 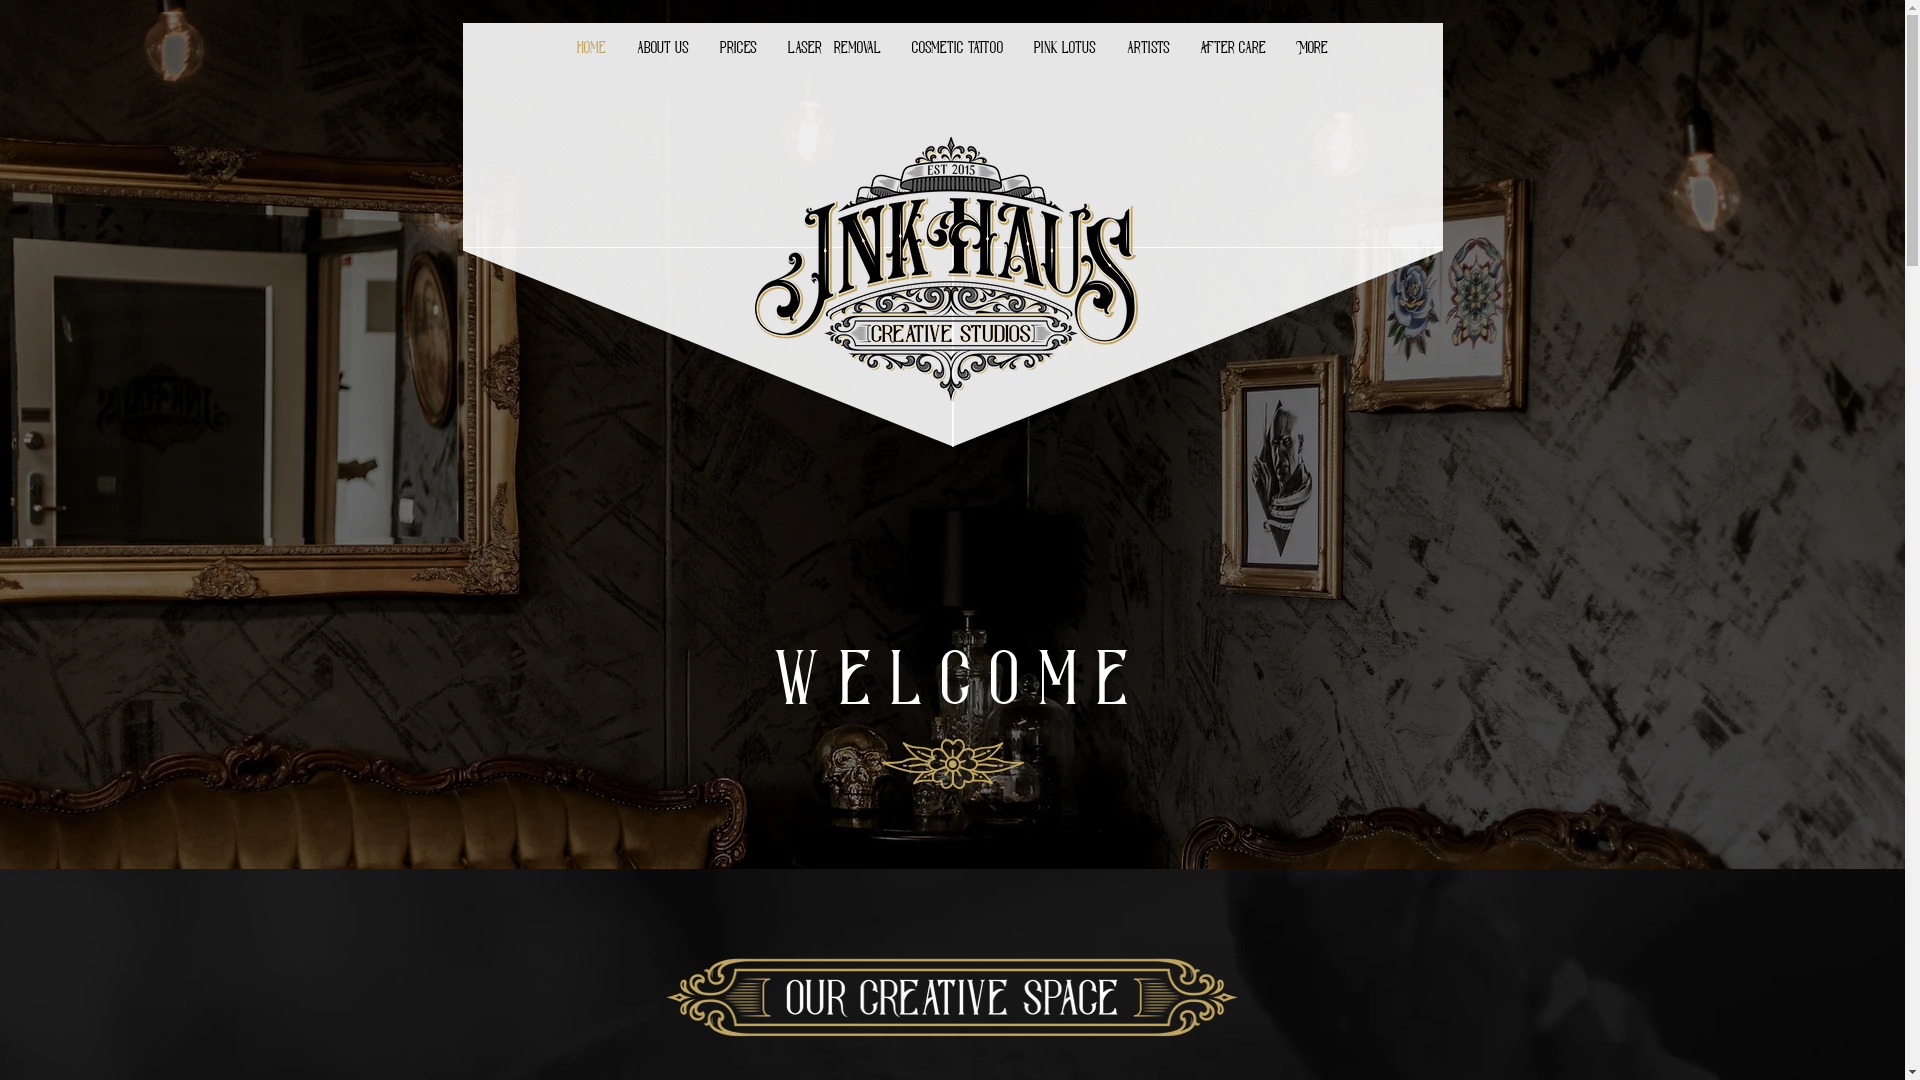 I want to click on 'home', so click(x=590, y=46).